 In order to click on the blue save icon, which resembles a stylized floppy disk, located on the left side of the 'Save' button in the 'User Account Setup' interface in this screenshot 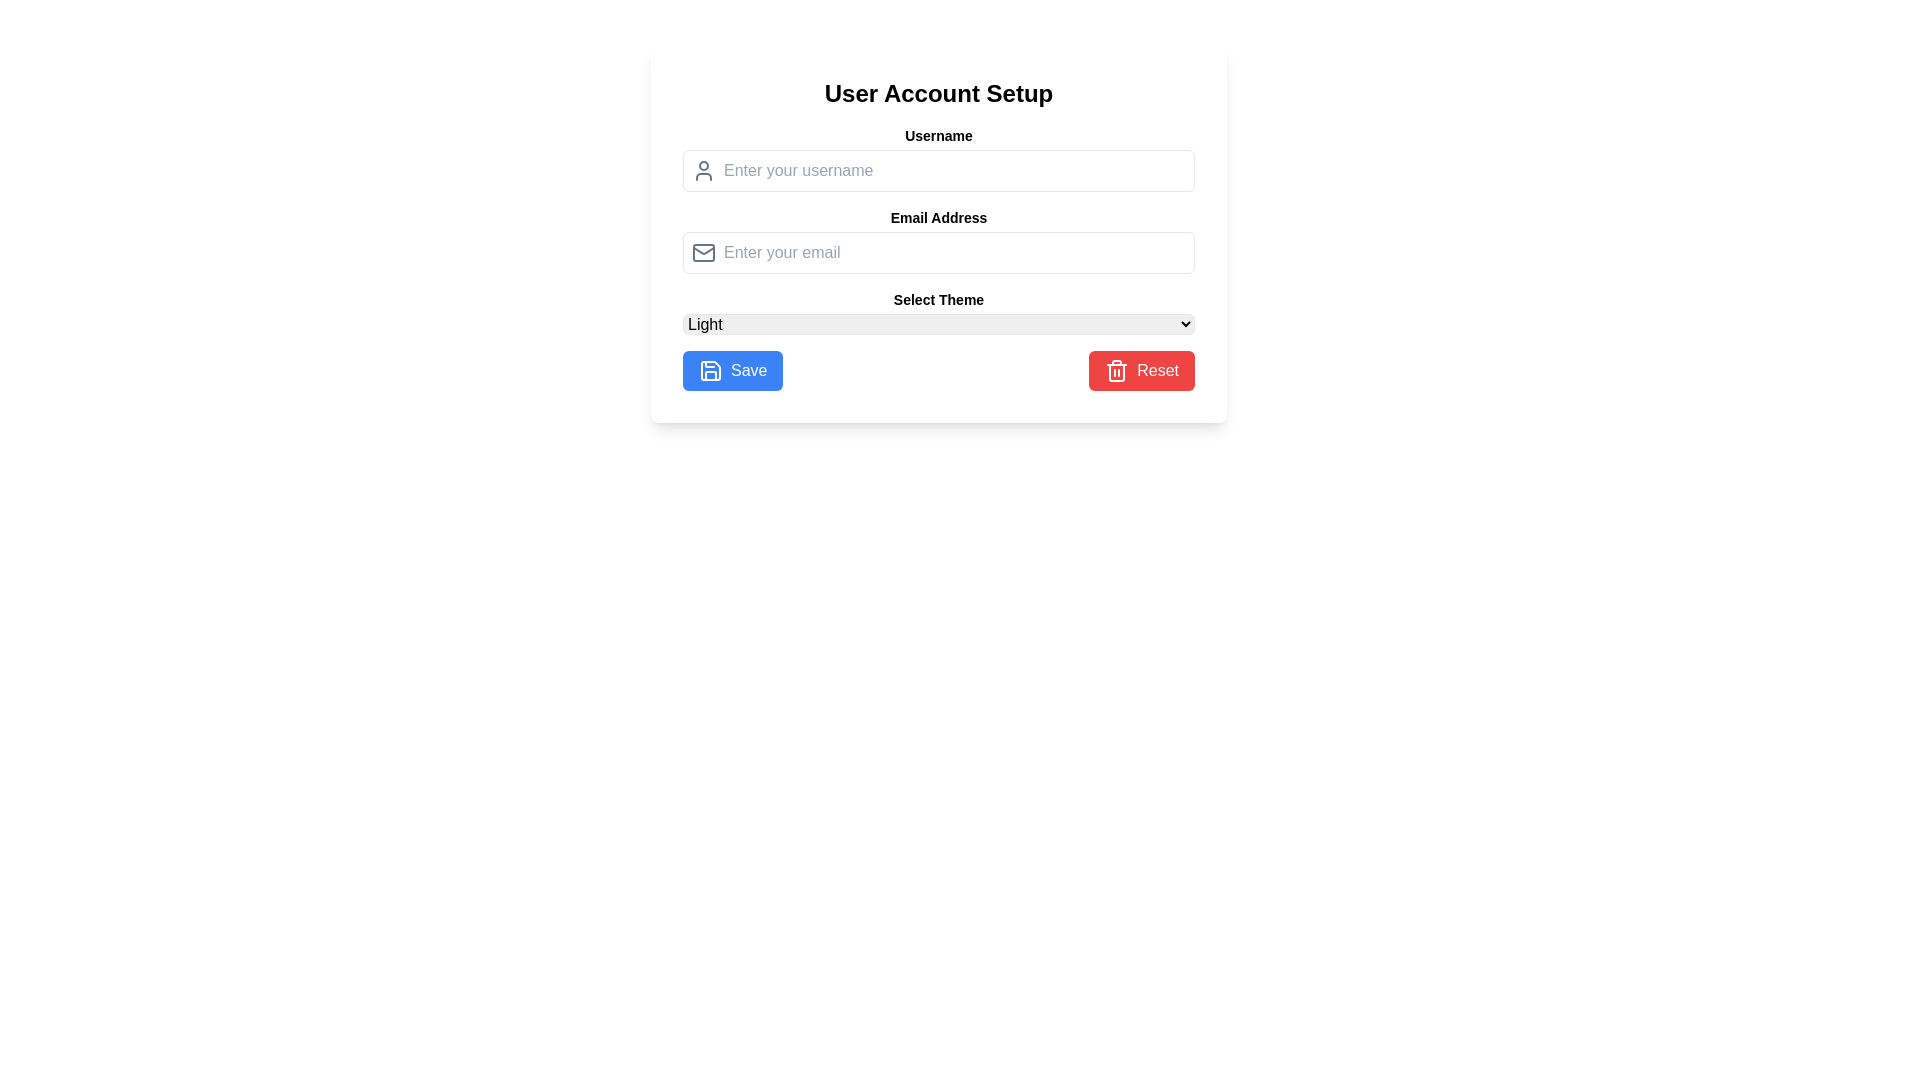, I will do `click(710, 370)`.